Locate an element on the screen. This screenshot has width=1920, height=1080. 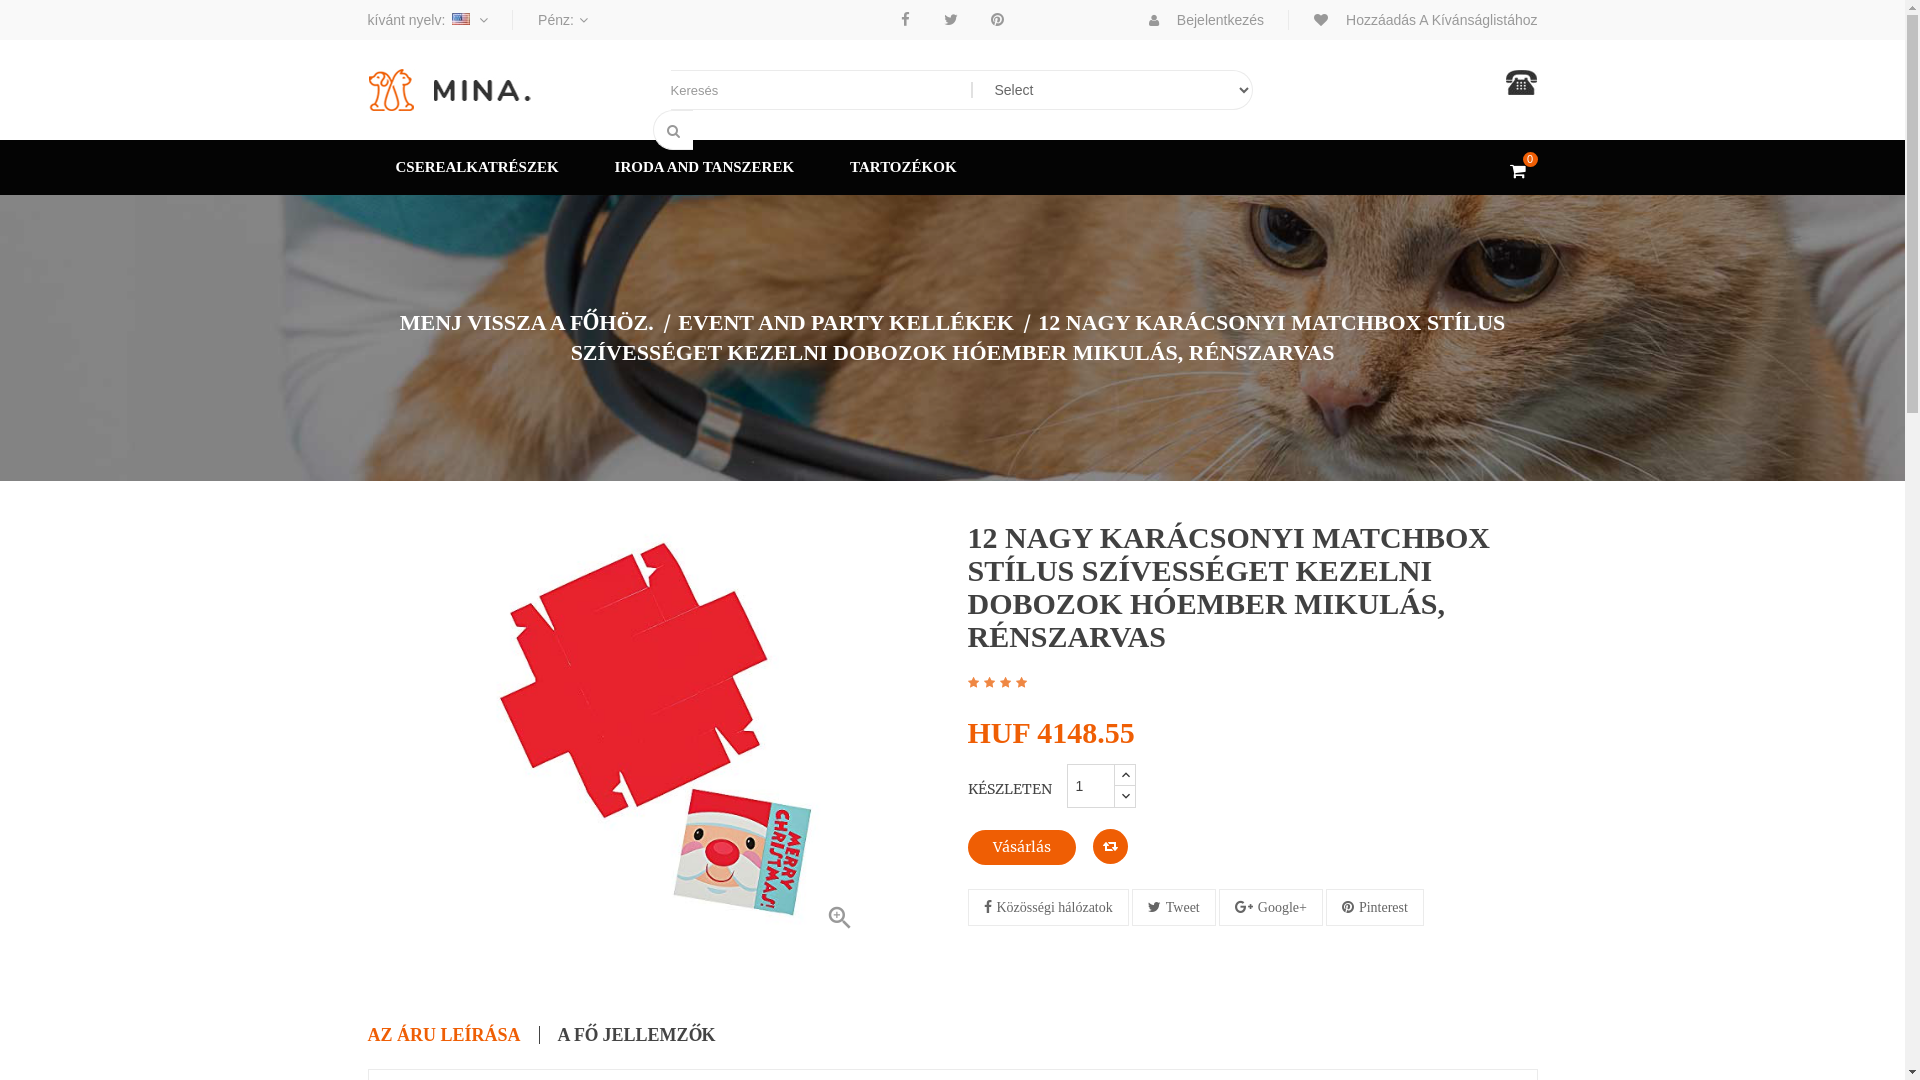
'Google+' is located at coordinates (1270, 907).